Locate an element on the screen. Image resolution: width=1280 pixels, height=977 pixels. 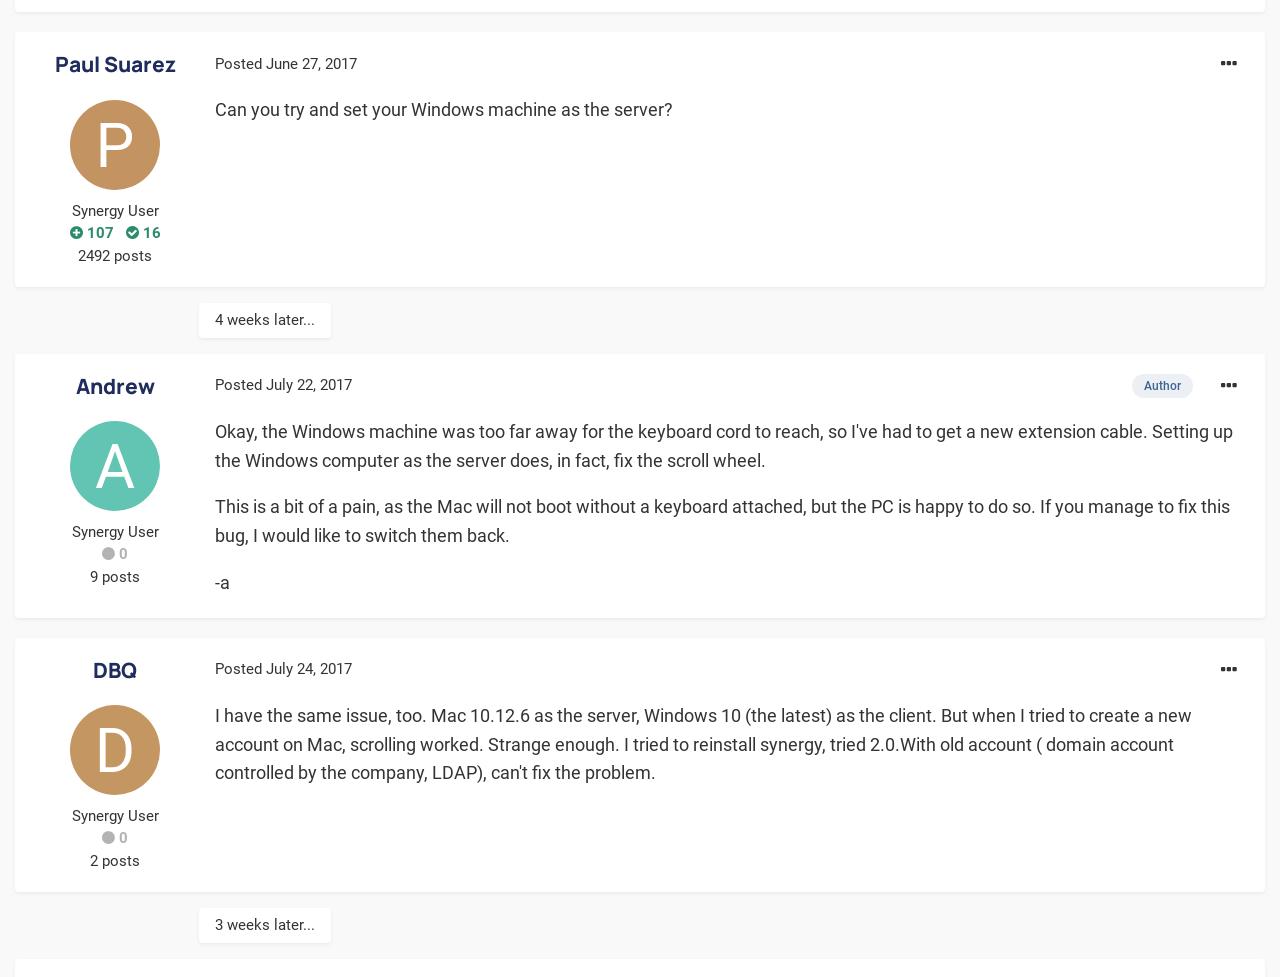
'Andrew' is located at coordinates (113, 385).